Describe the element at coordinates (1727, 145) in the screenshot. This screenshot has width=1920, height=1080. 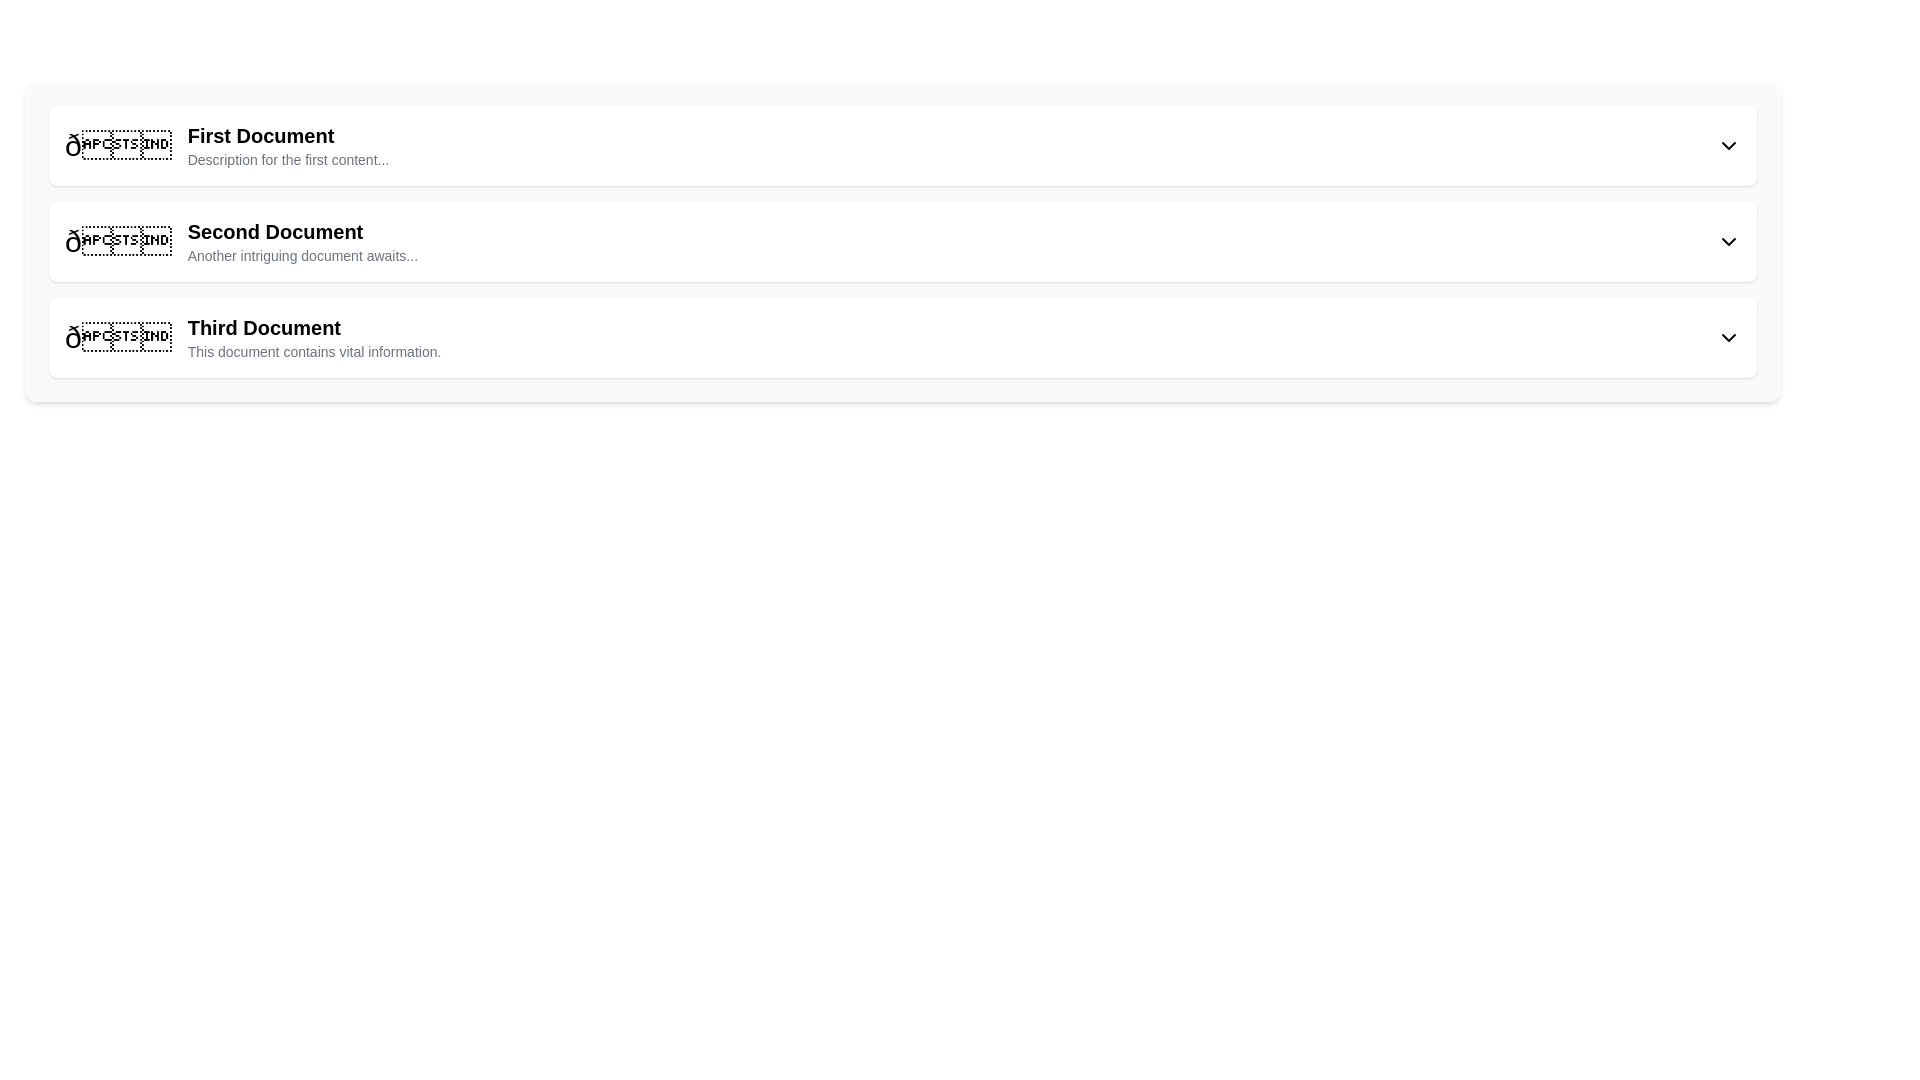
I see `the chevron icon located at the right end of the header section of the 'First Document' list item` at that location.